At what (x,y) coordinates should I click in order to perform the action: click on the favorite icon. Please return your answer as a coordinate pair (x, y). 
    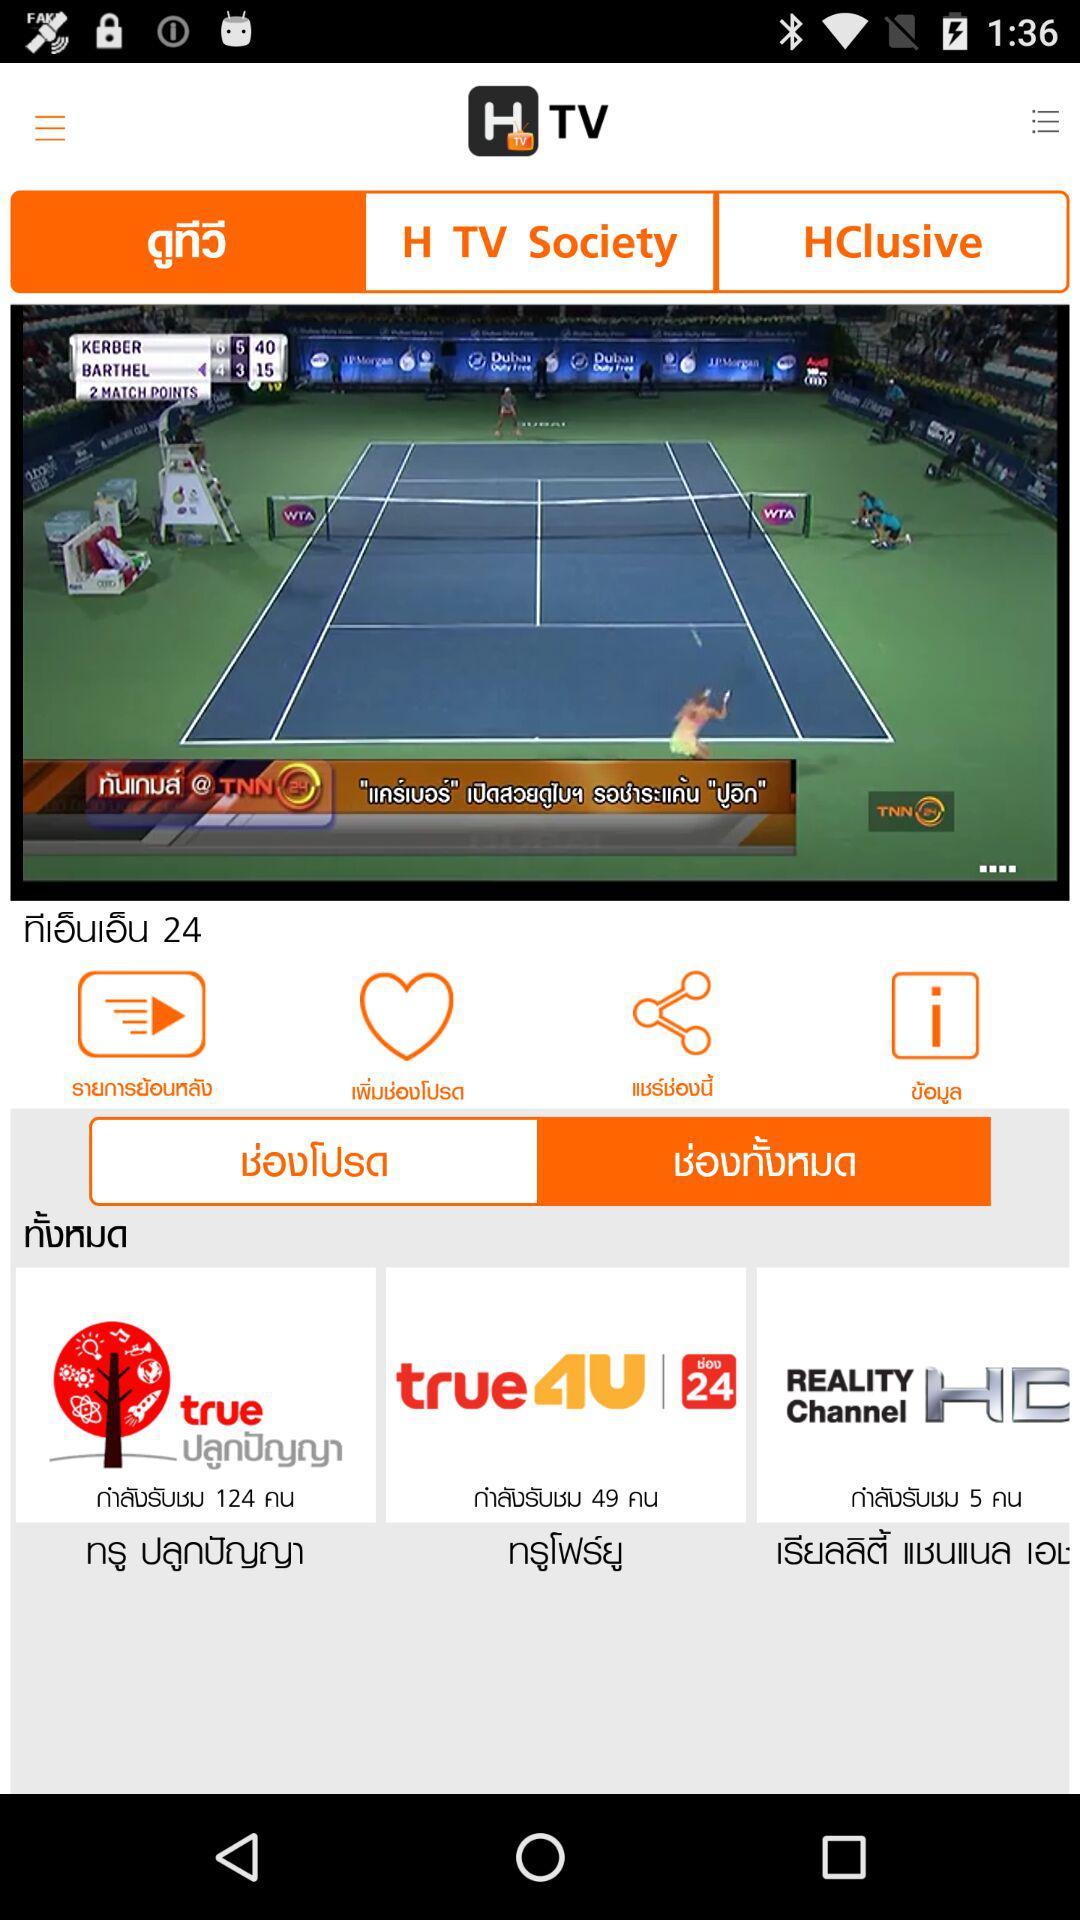
    Looking at the image, I should click on (406, 1086).